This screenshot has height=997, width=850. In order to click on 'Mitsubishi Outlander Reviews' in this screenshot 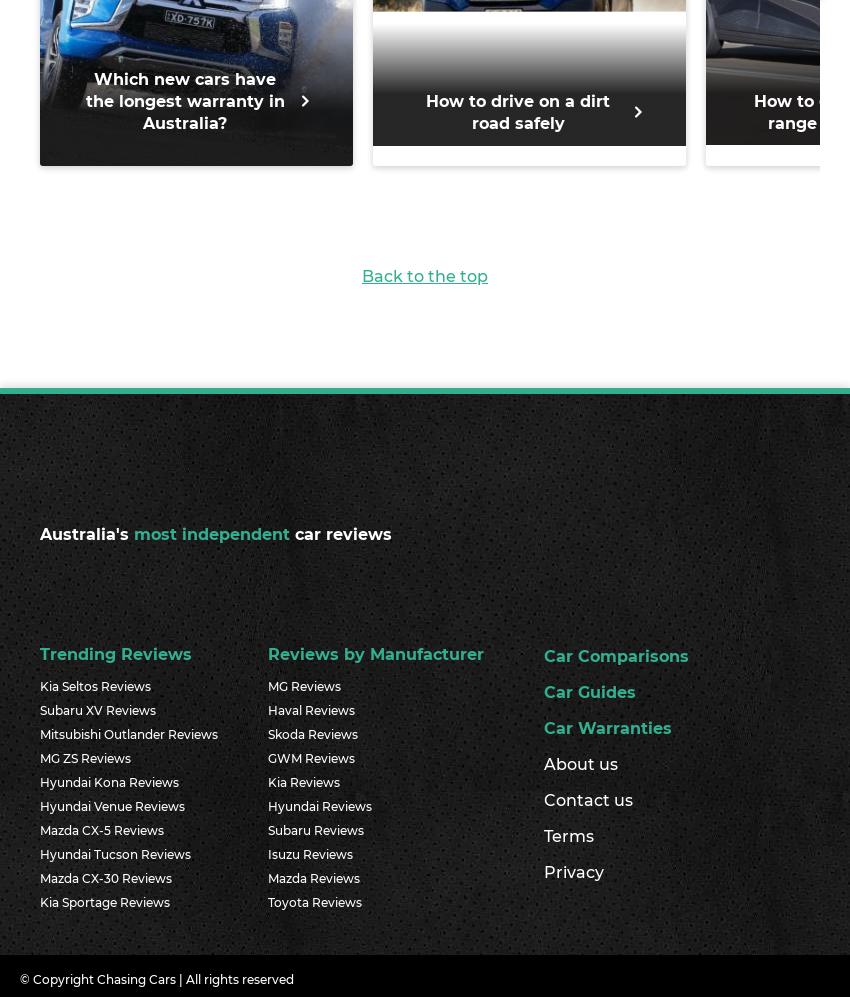, I will do `click(129, 733)`.